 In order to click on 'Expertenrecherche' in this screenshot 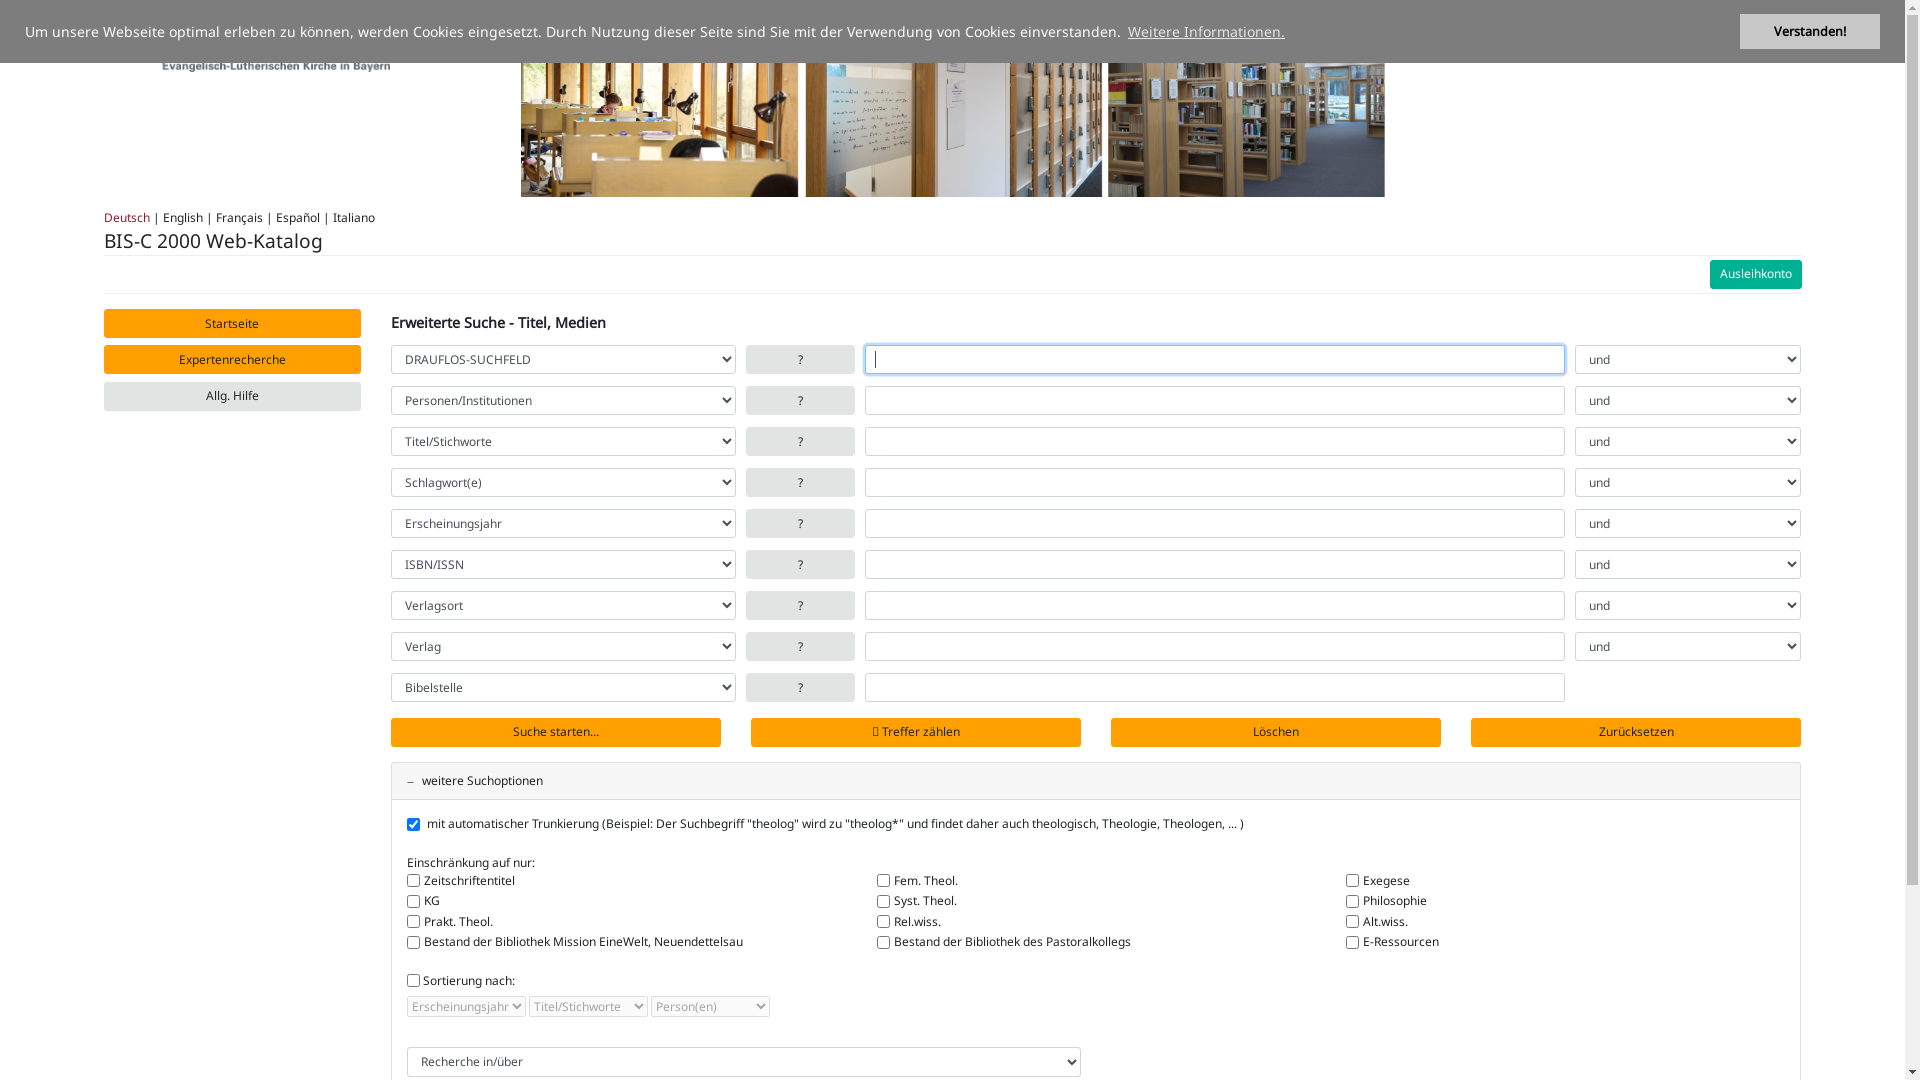, I will do `click(233, 358)`.